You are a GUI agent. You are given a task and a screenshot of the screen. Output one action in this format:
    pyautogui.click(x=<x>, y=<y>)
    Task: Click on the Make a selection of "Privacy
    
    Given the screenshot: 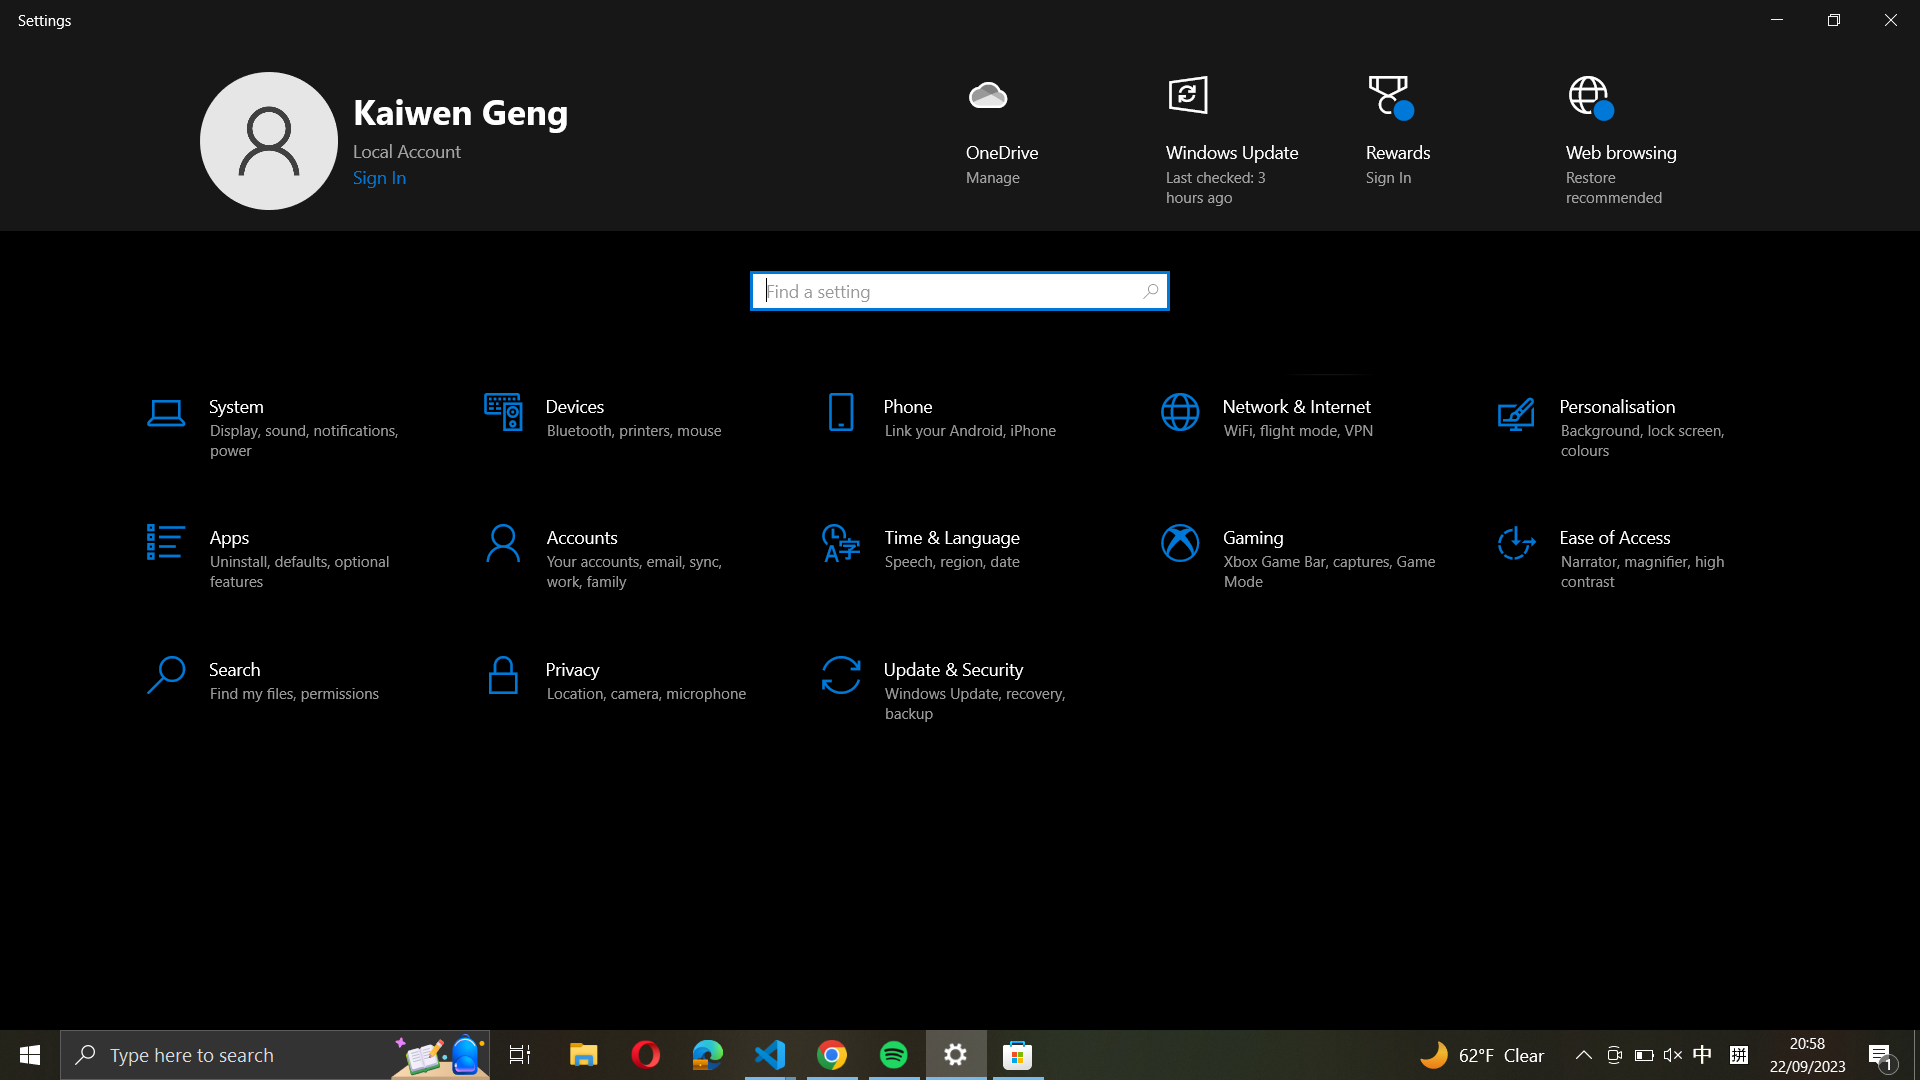 What is the action you would take?
    pyautogui.click(x=622, y=678)
    